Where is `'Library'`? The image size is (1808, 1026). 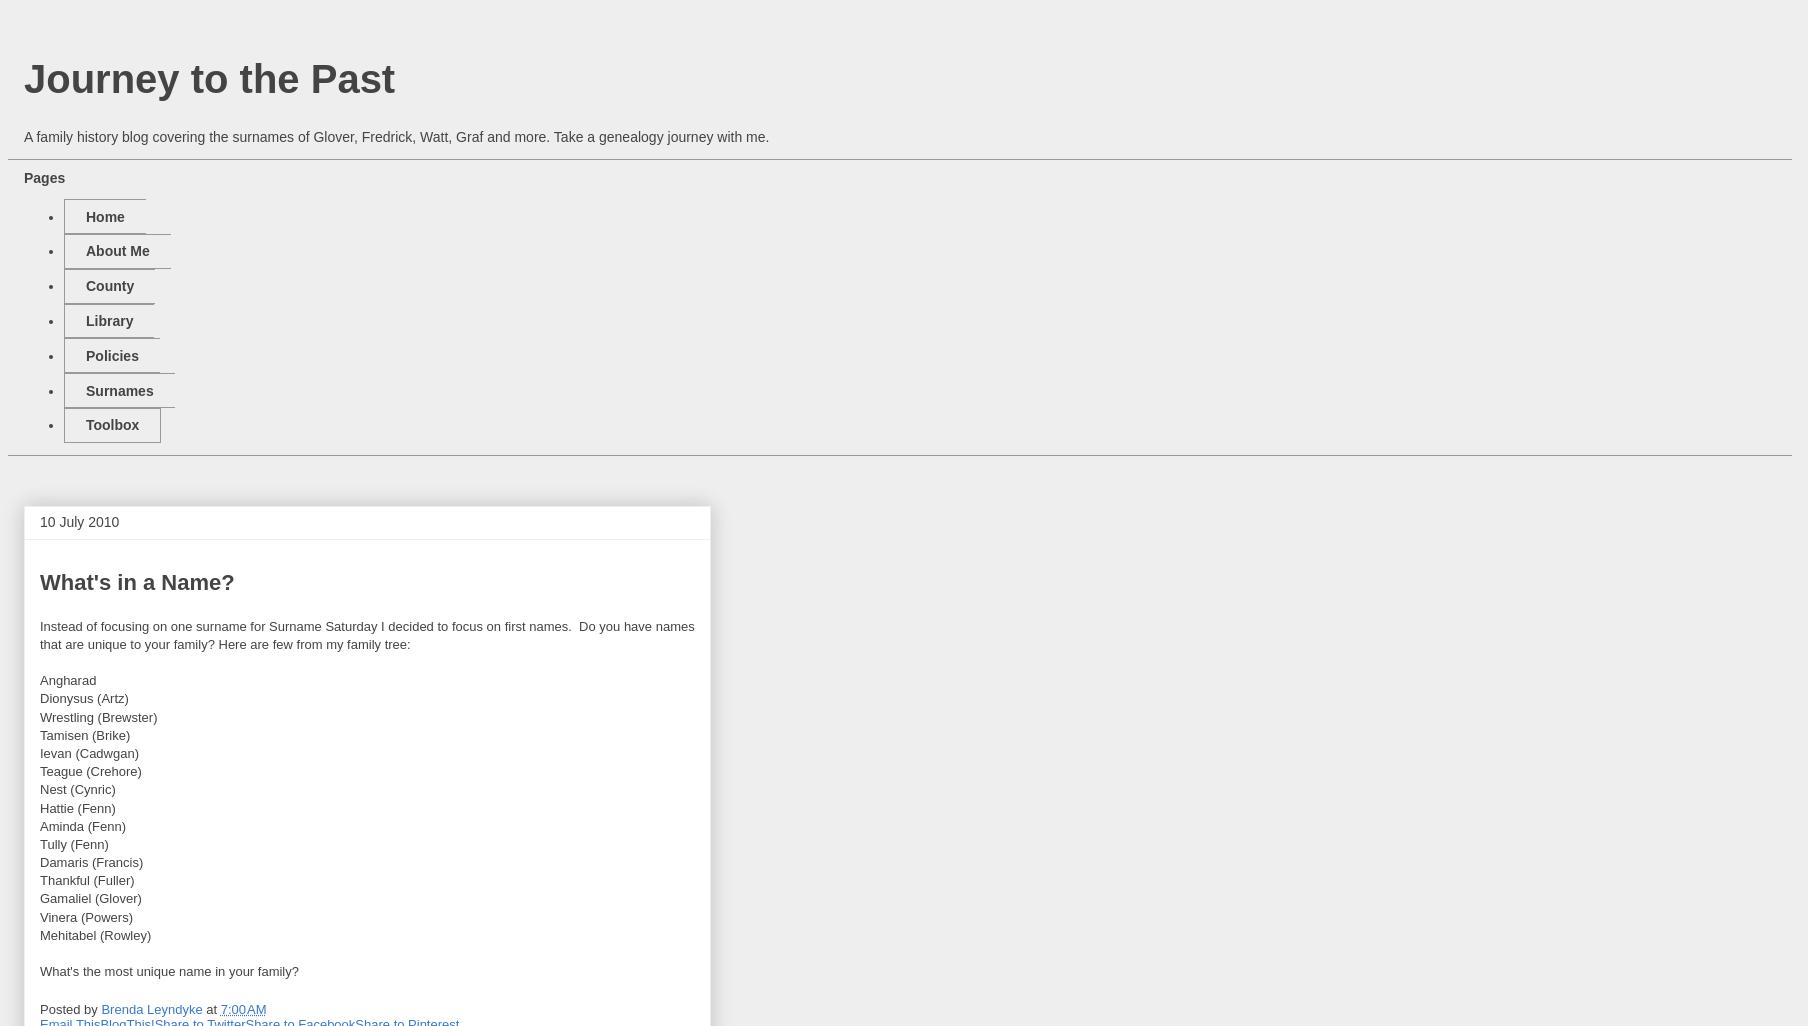
'Library' is located at coordinates (108, 320).